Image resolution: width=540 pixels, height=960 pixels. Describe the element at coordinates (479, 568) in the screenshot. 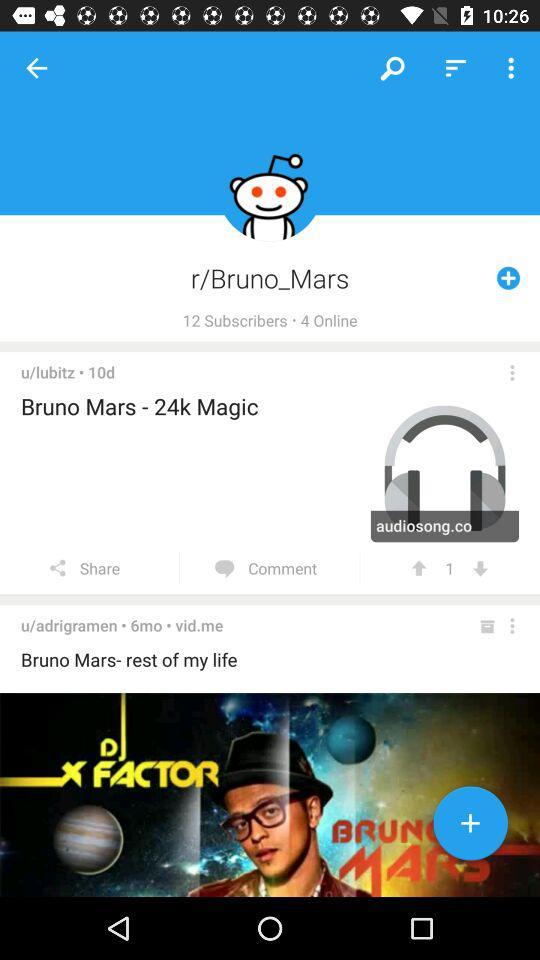

I see `shows down icon` at that location.